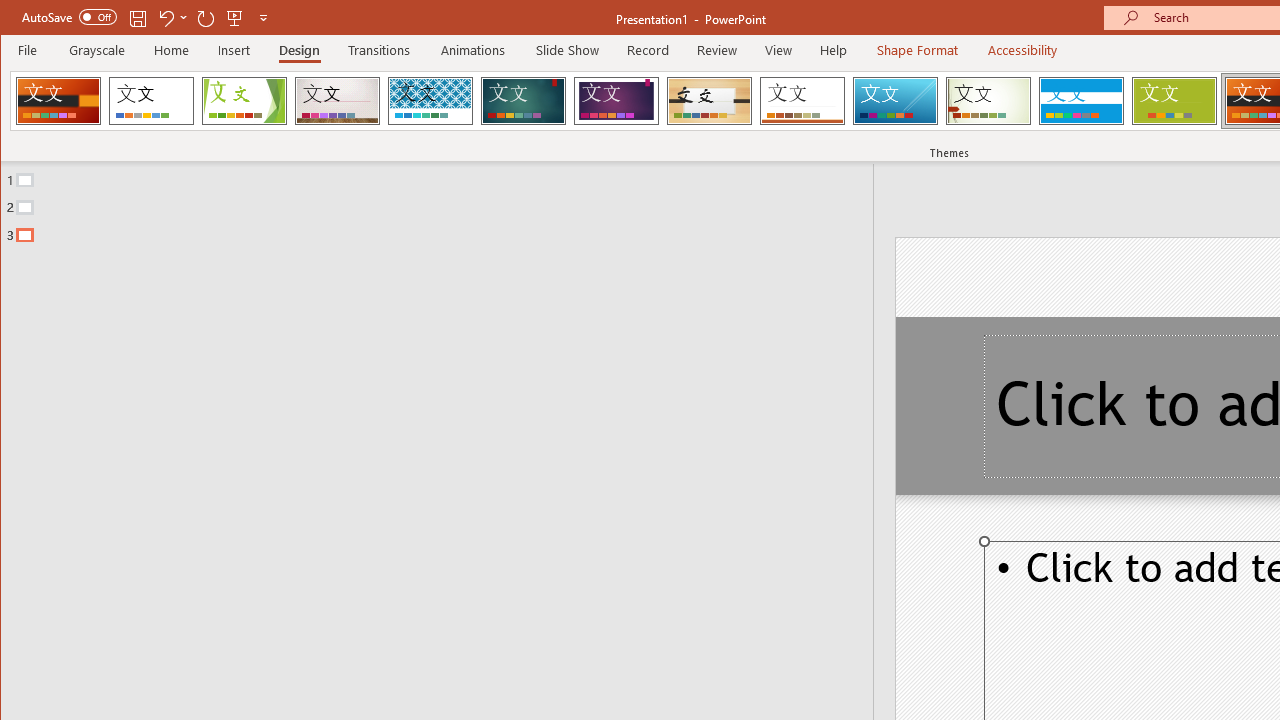 The height and width of the screenshot is (720, 1280). What do you see at coordinates (1080, 100) in the screenshot?
I see `'Banded'` at bounding box center [1080, 100].